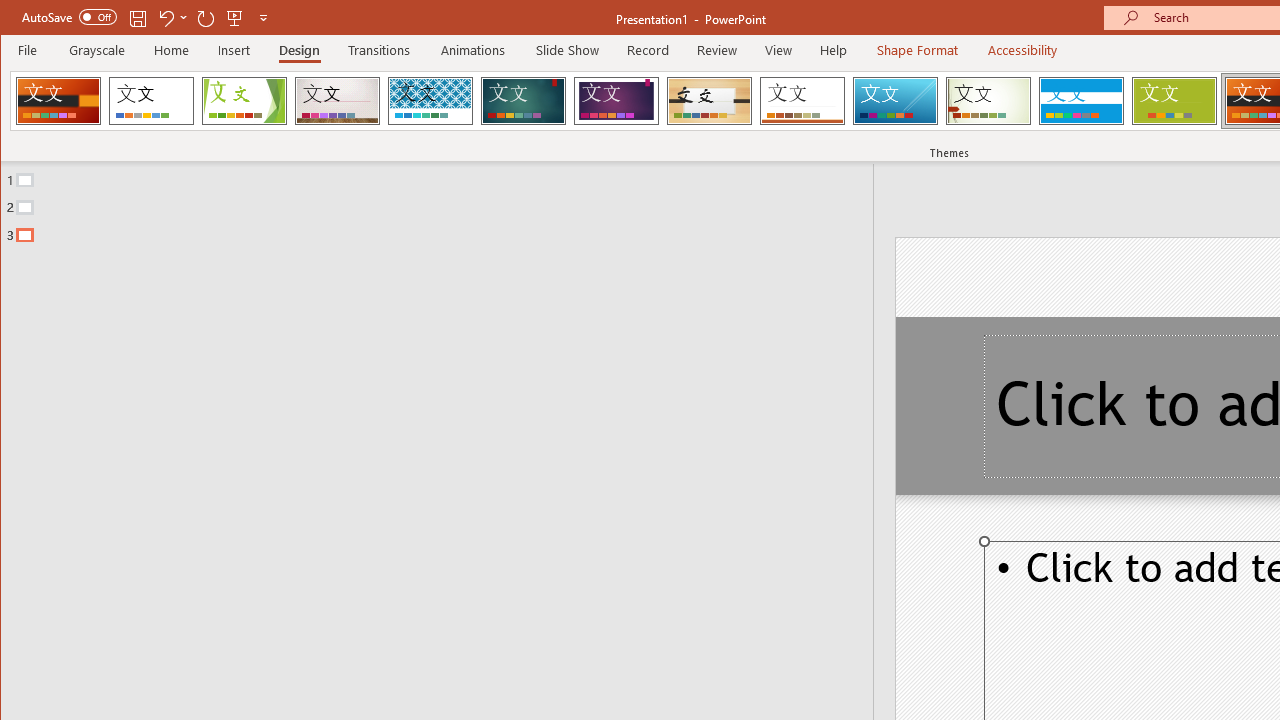 The height and width of the screenshot is (720, 1280). What do you see at coordinates (1080, 100) in the screenshot?
I see `'Banded'` at bounding box center [1080, 100].